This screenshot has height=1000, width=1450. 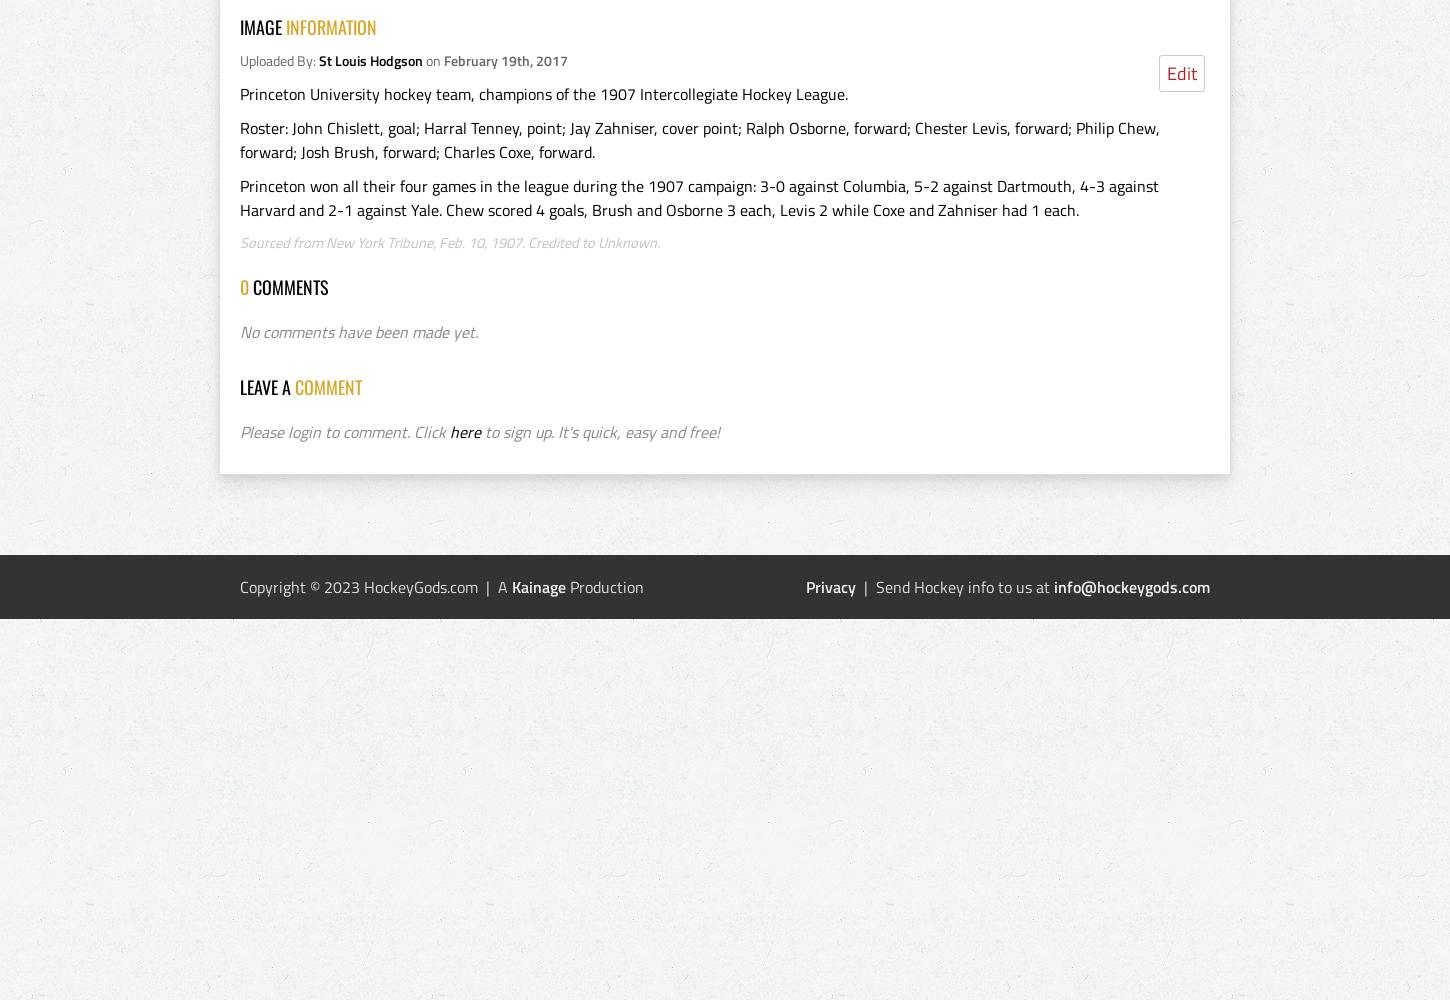 I want to click on 'to sign up. It's quick, easy and free!', so click(x=479, y=432).